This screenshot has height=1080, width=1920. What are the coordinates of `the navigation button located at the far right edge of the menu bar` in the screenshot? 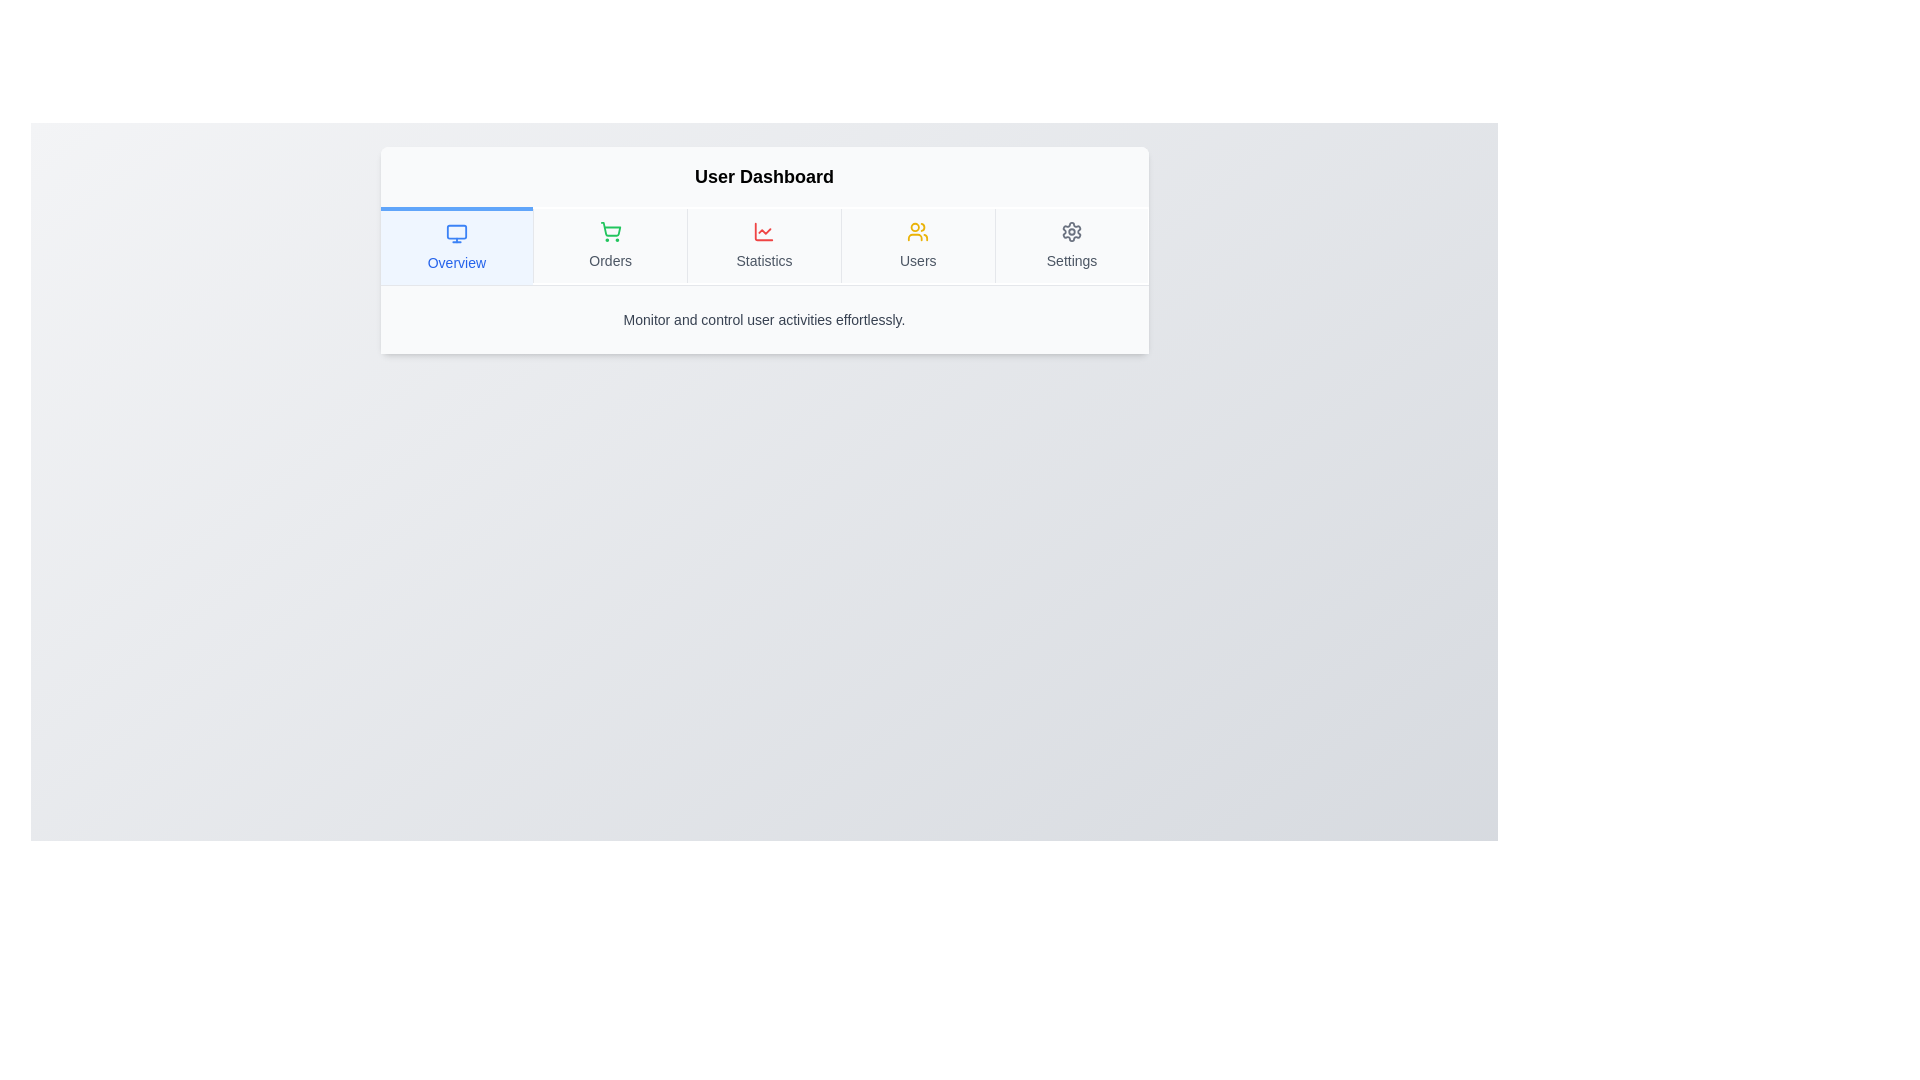 It's located at (1070, 245).